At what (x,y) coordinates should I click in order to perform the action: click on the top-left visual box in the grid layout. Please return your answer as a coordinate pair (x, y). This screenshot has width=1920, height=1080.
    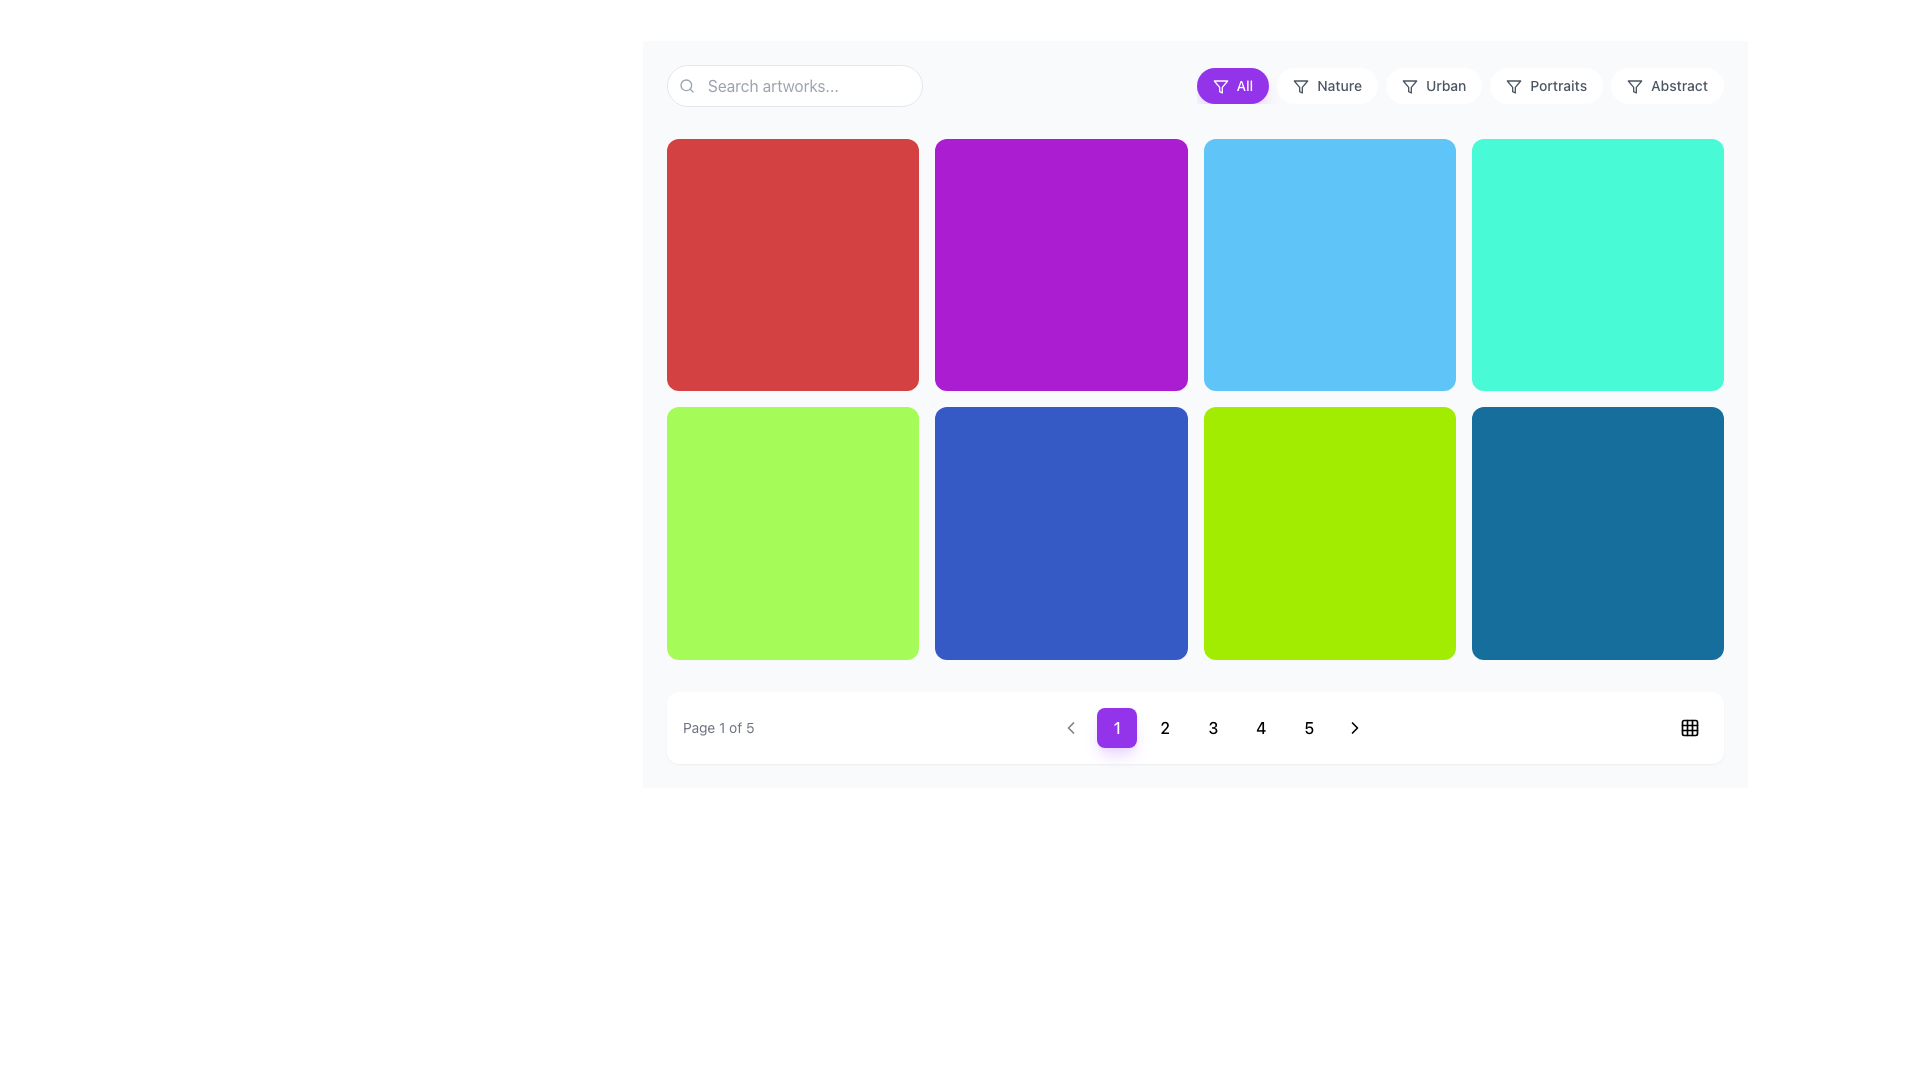
    Looking at the image, I should click on (792, 264).